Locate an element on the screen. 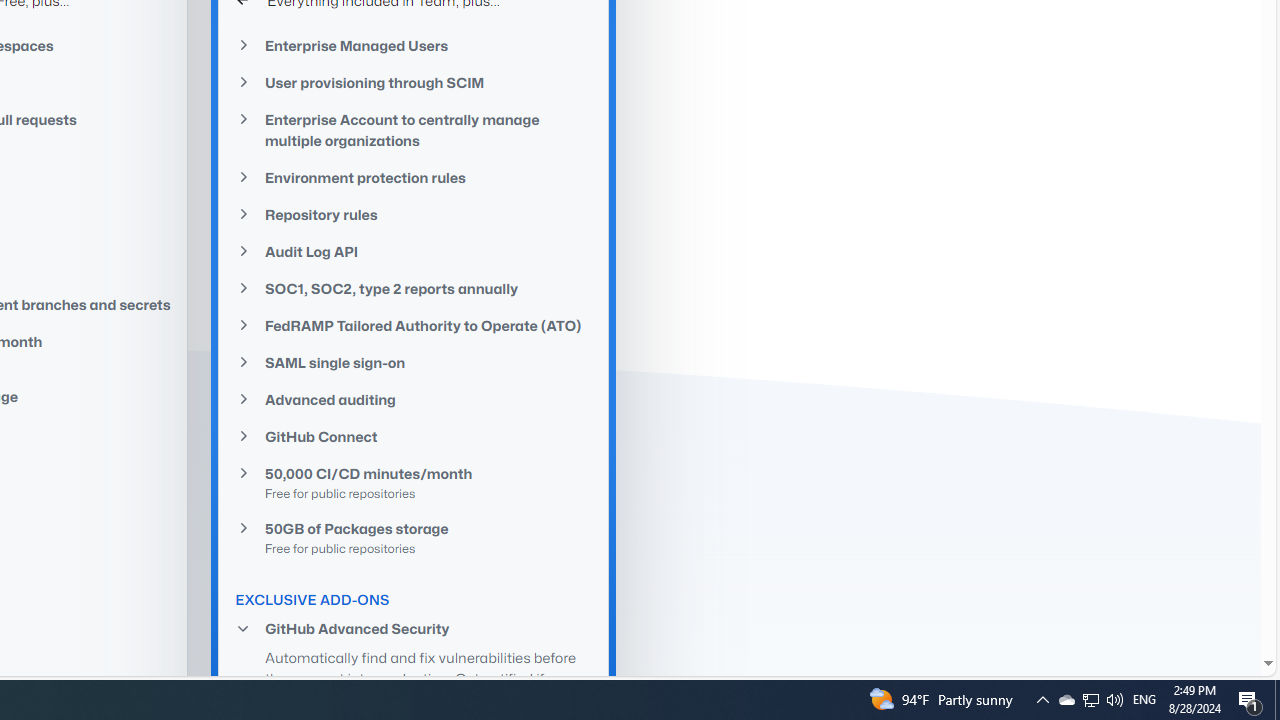 The width and height of the screenshot is (1280, 720). 'Environment protection rules' is located at coordinates (413, 176).